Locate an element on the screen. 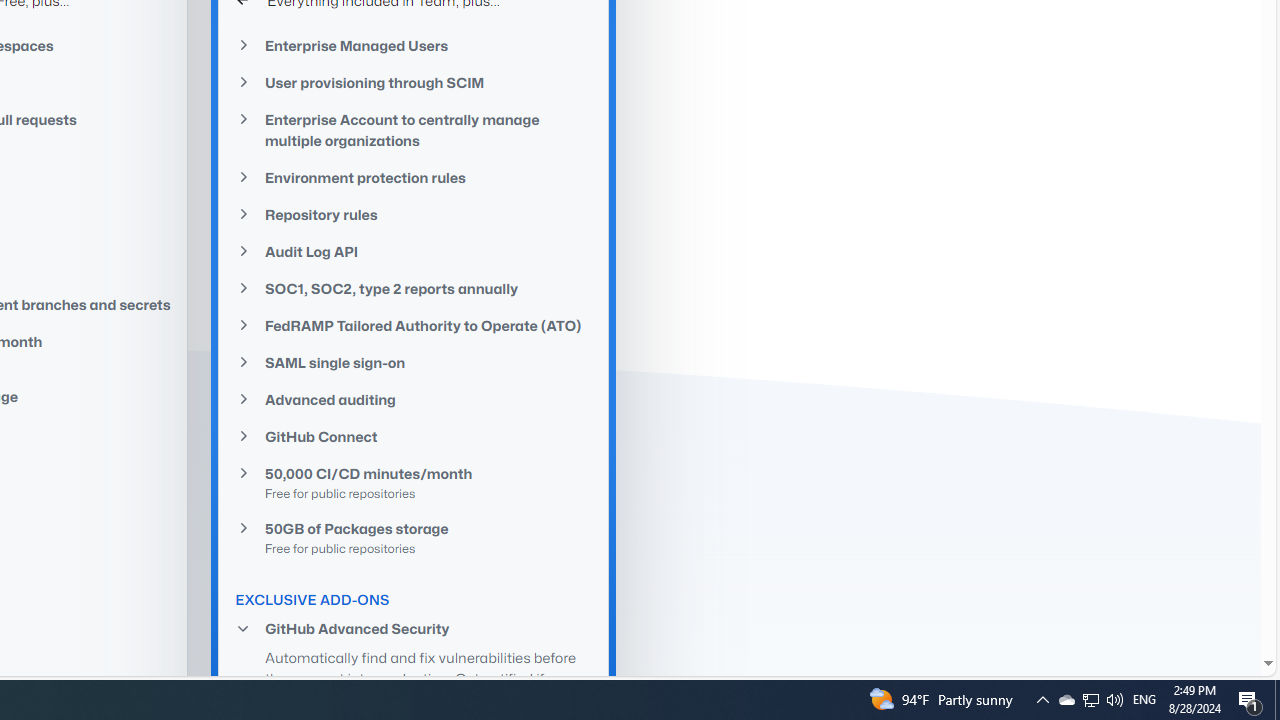 The width and height of the screenshot is (1280, 720). 'Environment protection rules' is located at coordinates (413, 176).